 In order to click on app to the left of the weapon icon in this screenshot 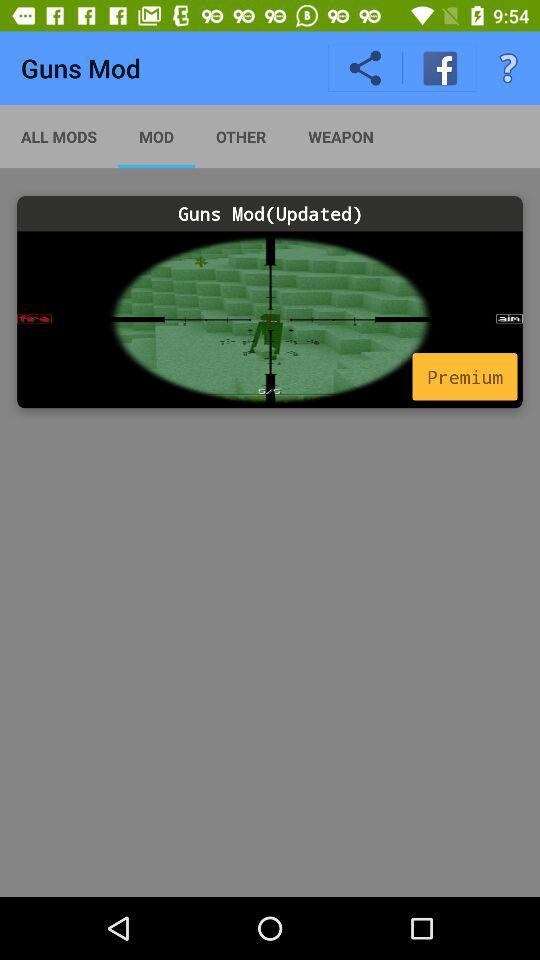, I will do `click(241, 135)`.